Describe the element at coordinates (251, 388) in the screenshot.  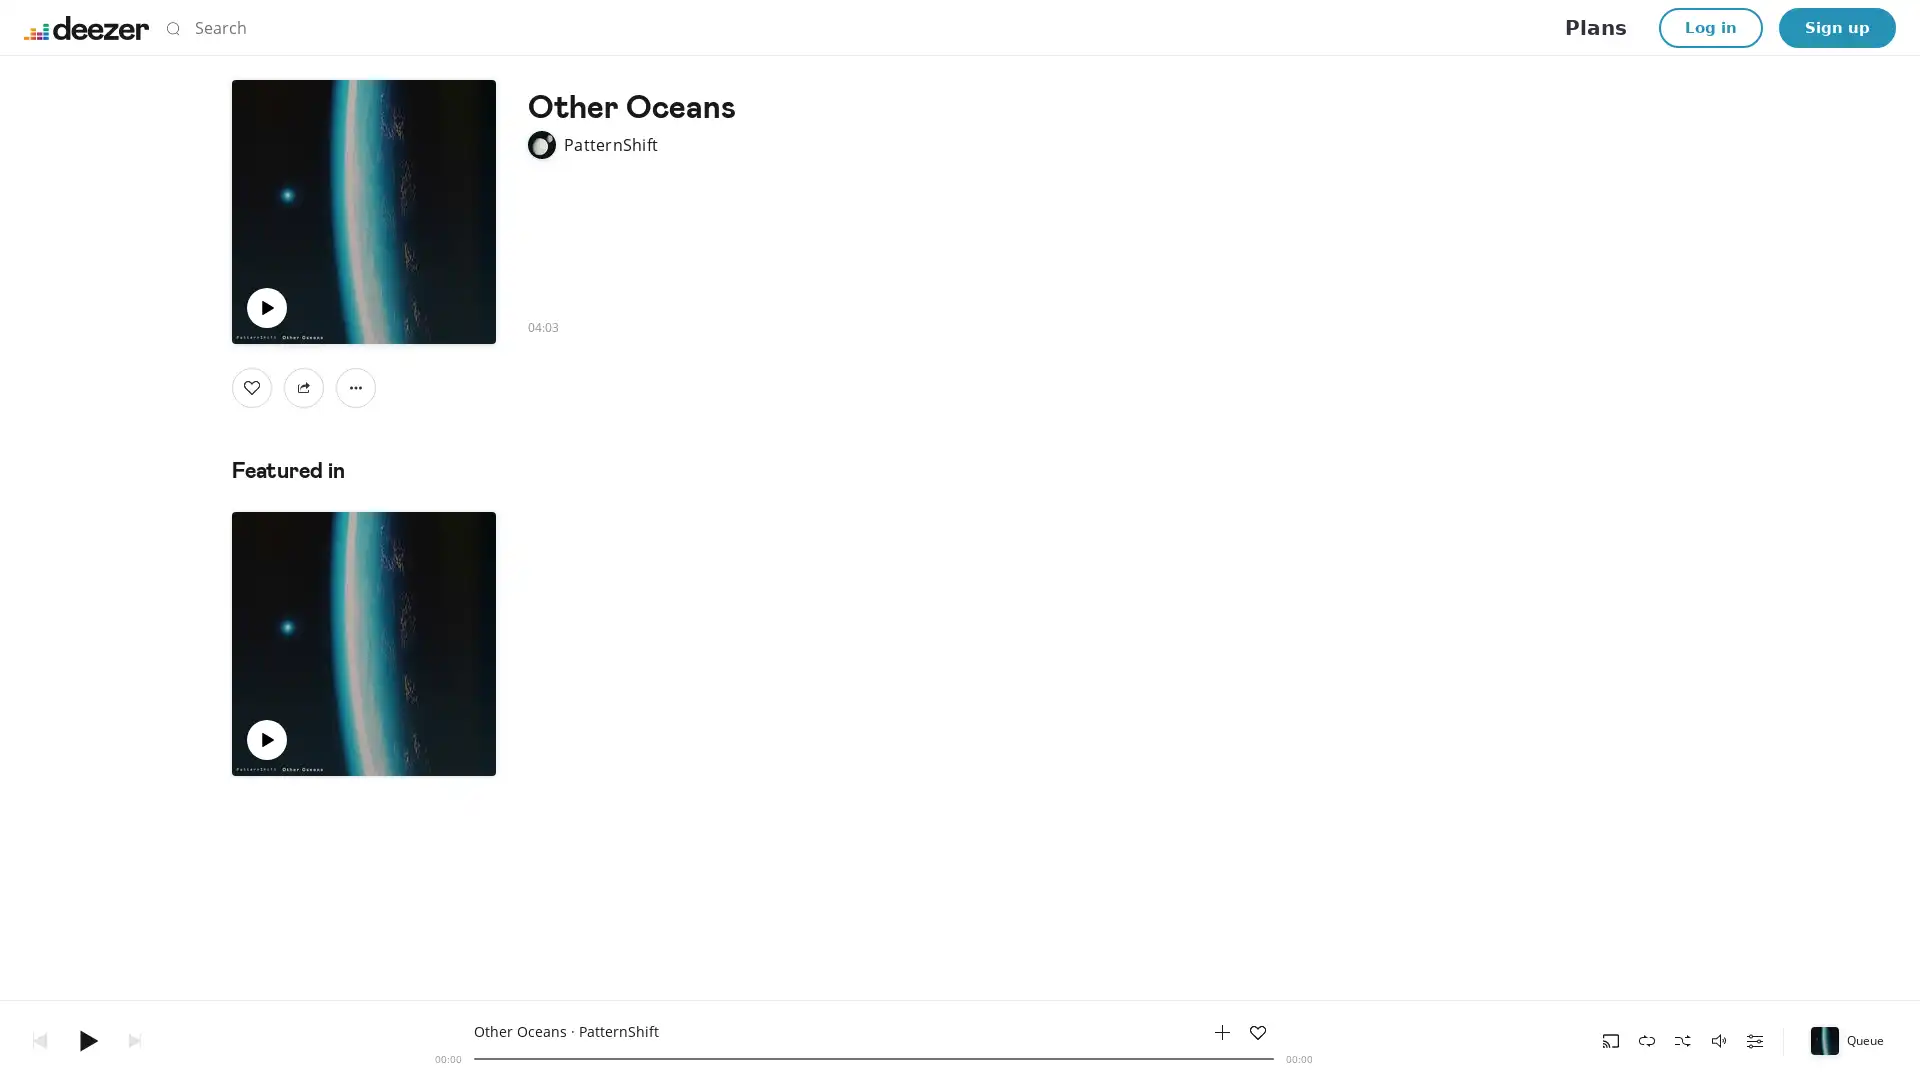
I see `Add` at that location.